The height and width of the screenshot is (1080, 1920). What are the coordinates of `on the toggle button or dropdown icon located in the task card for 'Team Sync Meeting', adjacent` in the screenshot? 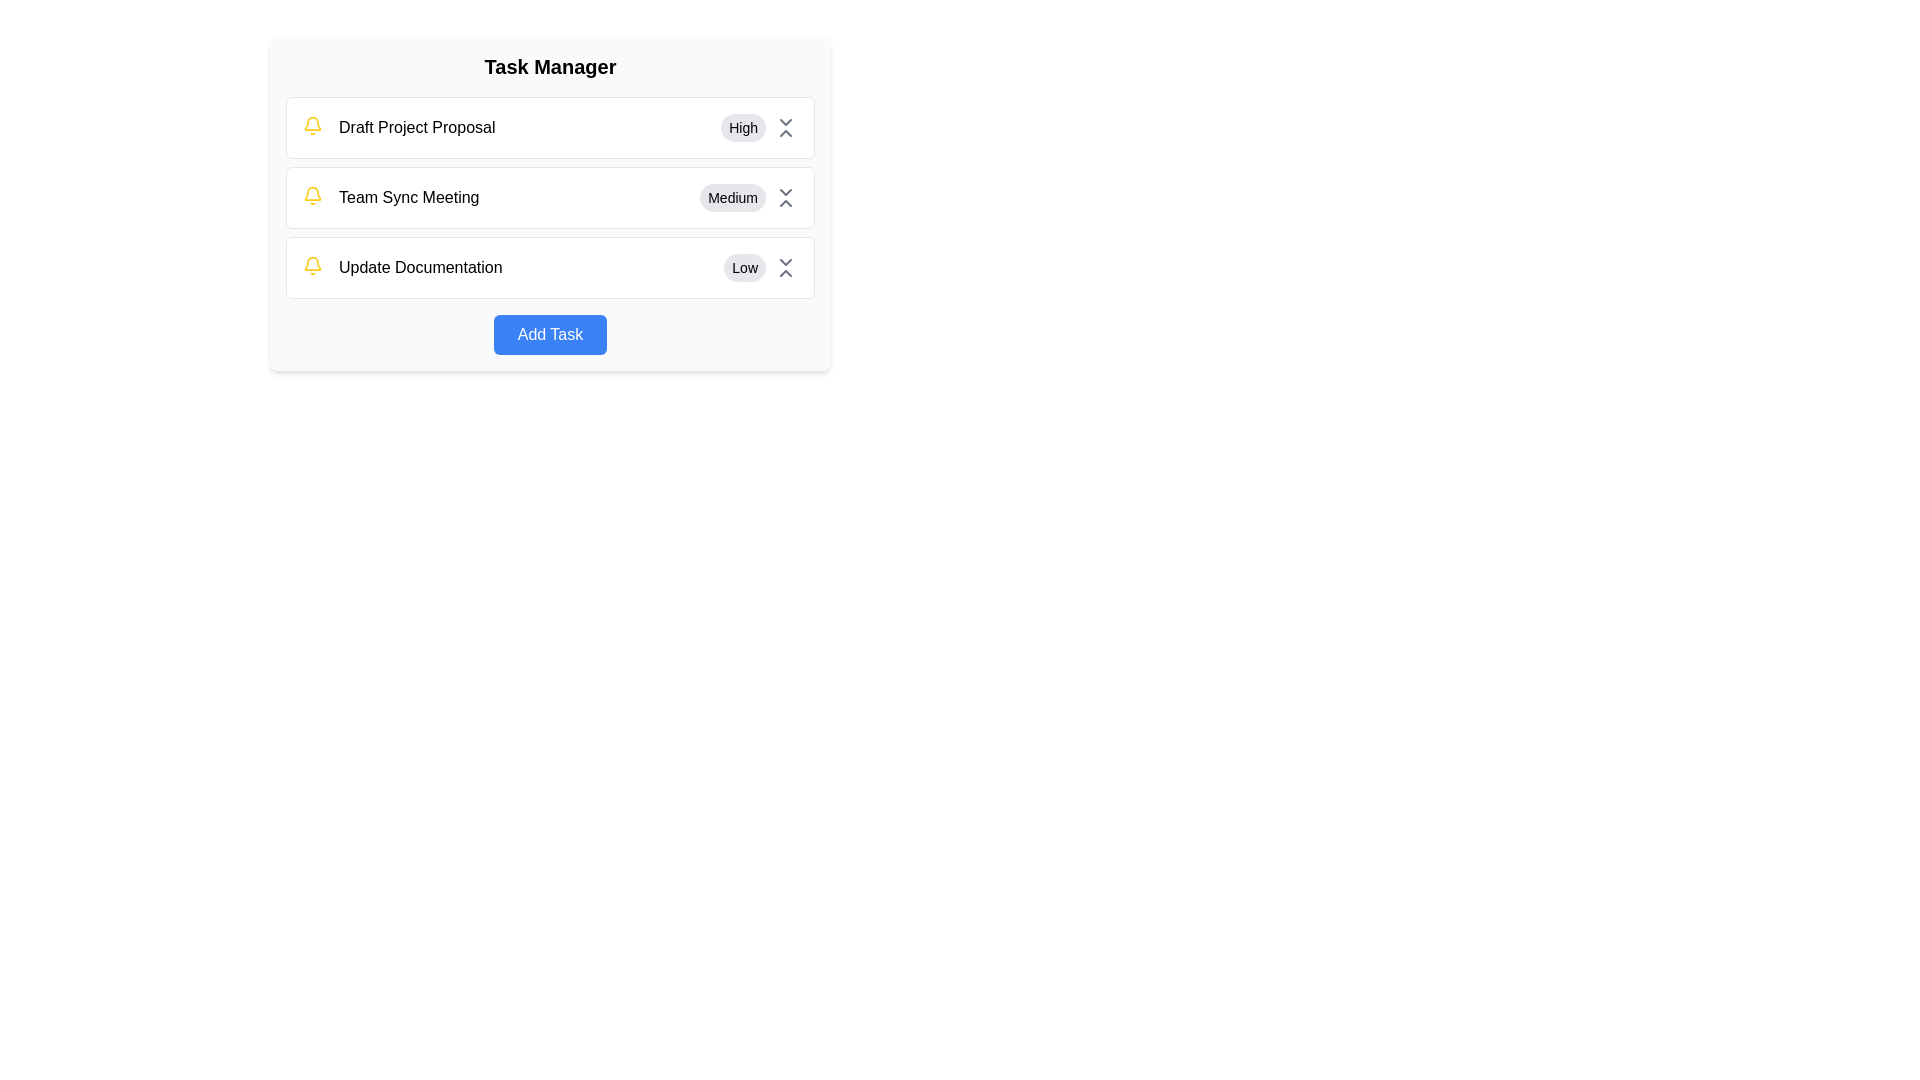 It's located at (785, 197).